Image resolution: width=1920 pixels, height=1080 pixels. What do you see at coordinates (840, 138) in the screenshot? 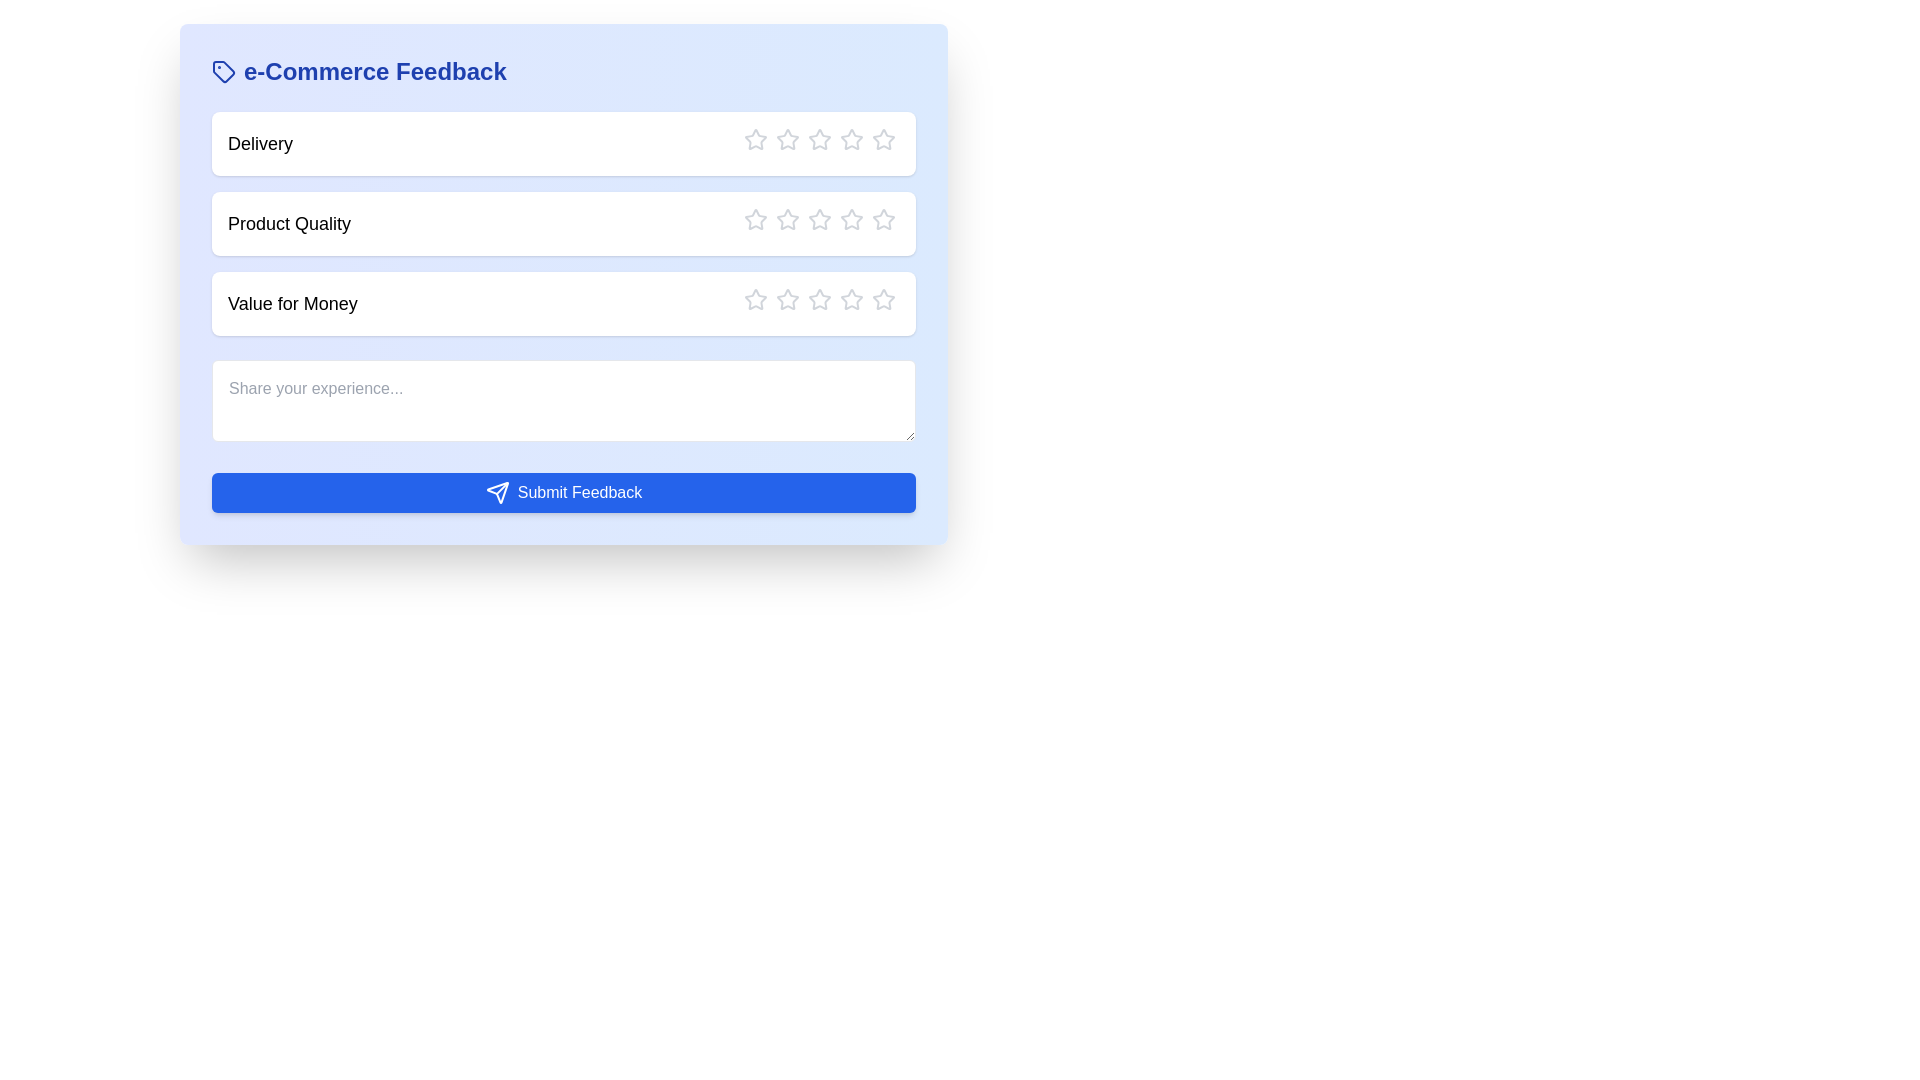
I see `the star corresponding to the rating 4 for the category Delivery` at bounding box center [840, 138].